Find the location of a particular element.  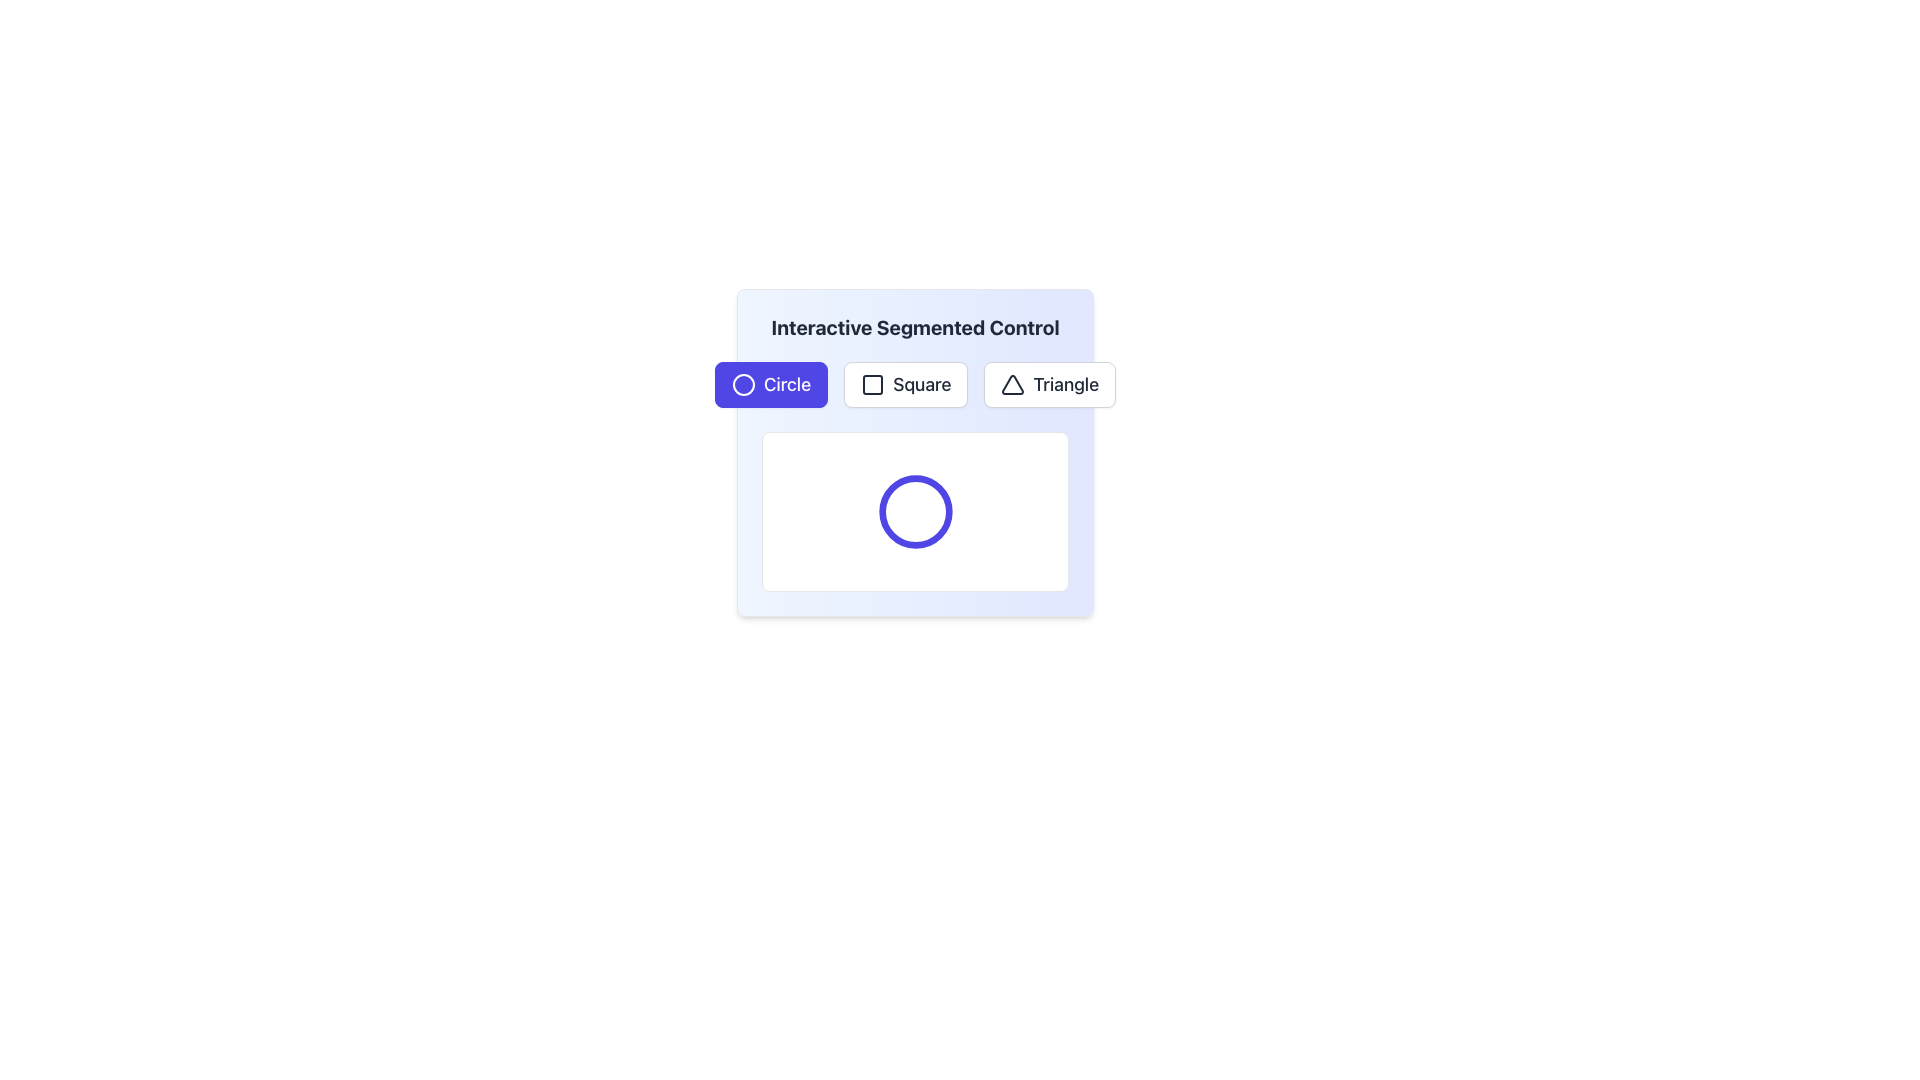

the 'Square' button in the segmented control, which has a white background and a gray border, located between the 'Circle' and 'Triangle' buttons is located at coordinates (914, 385).